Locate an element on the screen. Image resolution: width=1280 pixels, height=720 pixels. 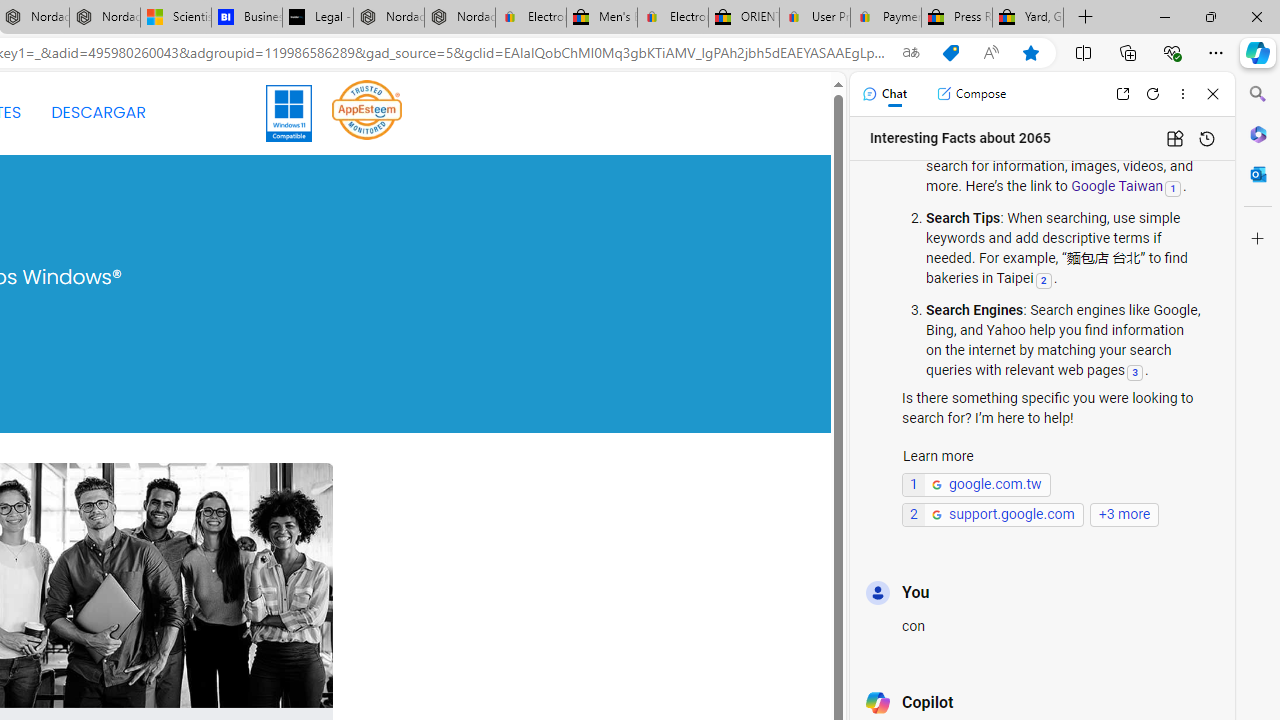
'App Esteem' is located at coordinates (367, 113).